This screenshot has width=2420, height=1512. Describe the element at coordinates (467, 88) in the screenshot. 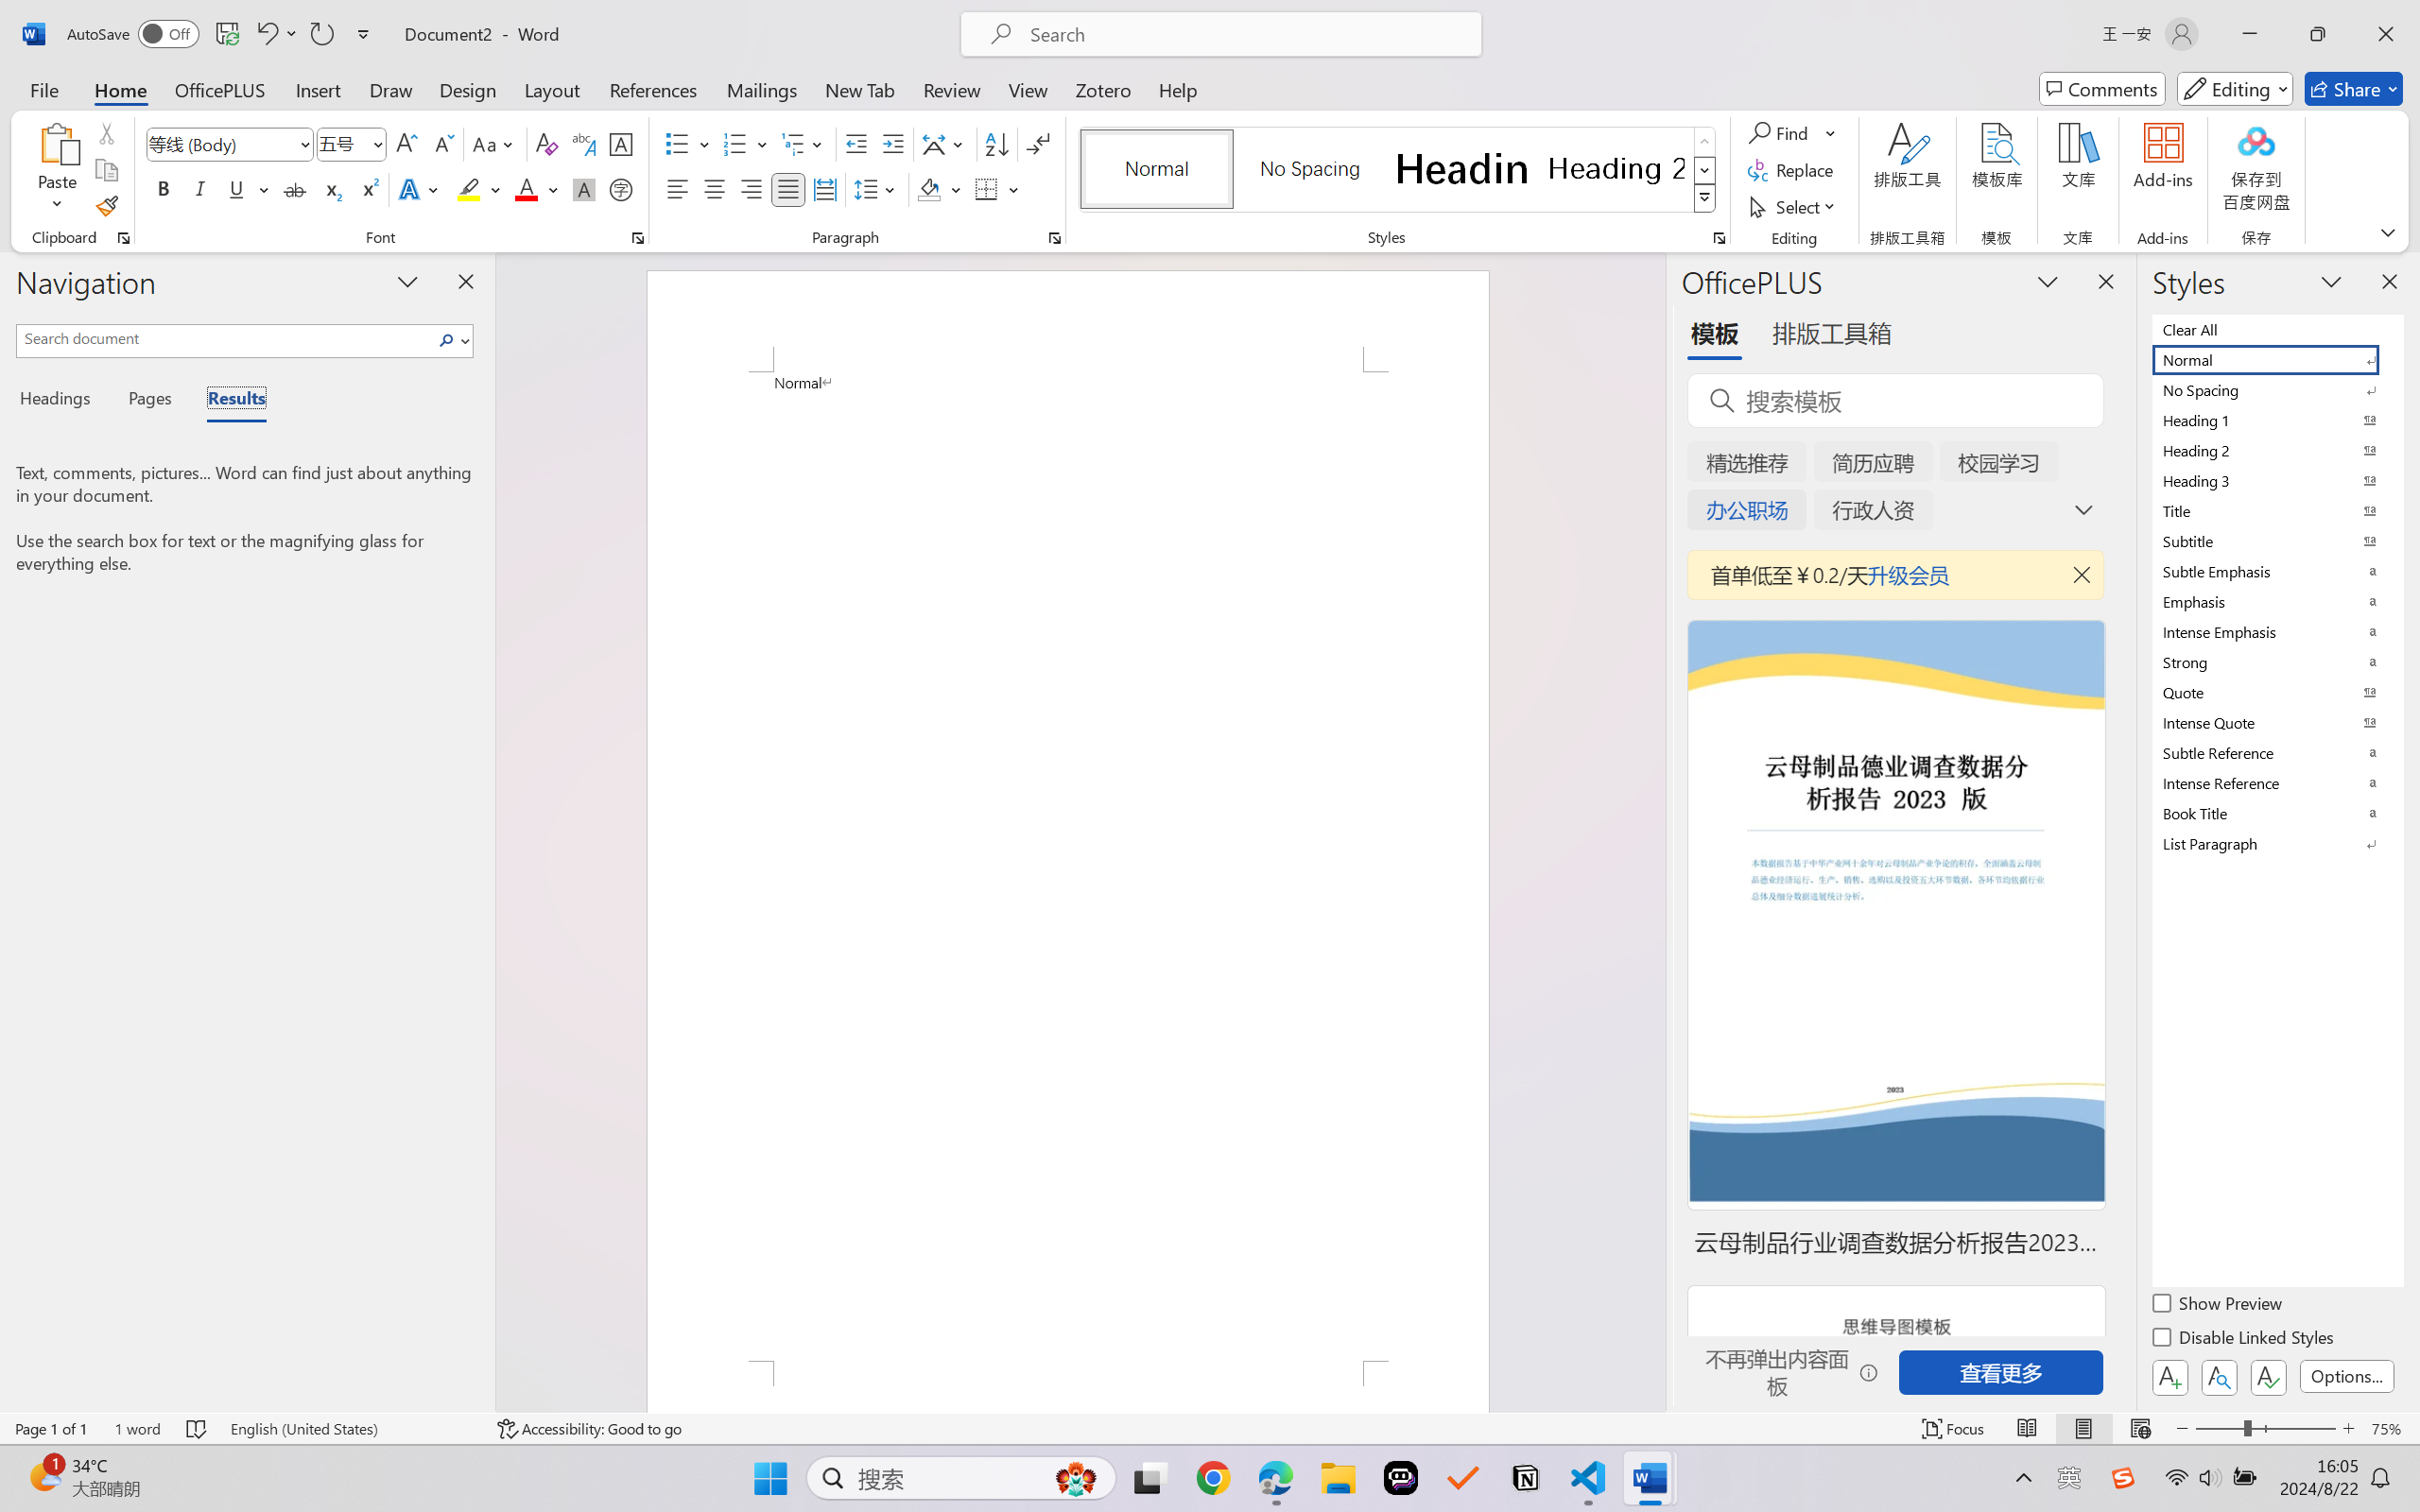

I see `'Design'` at that location.